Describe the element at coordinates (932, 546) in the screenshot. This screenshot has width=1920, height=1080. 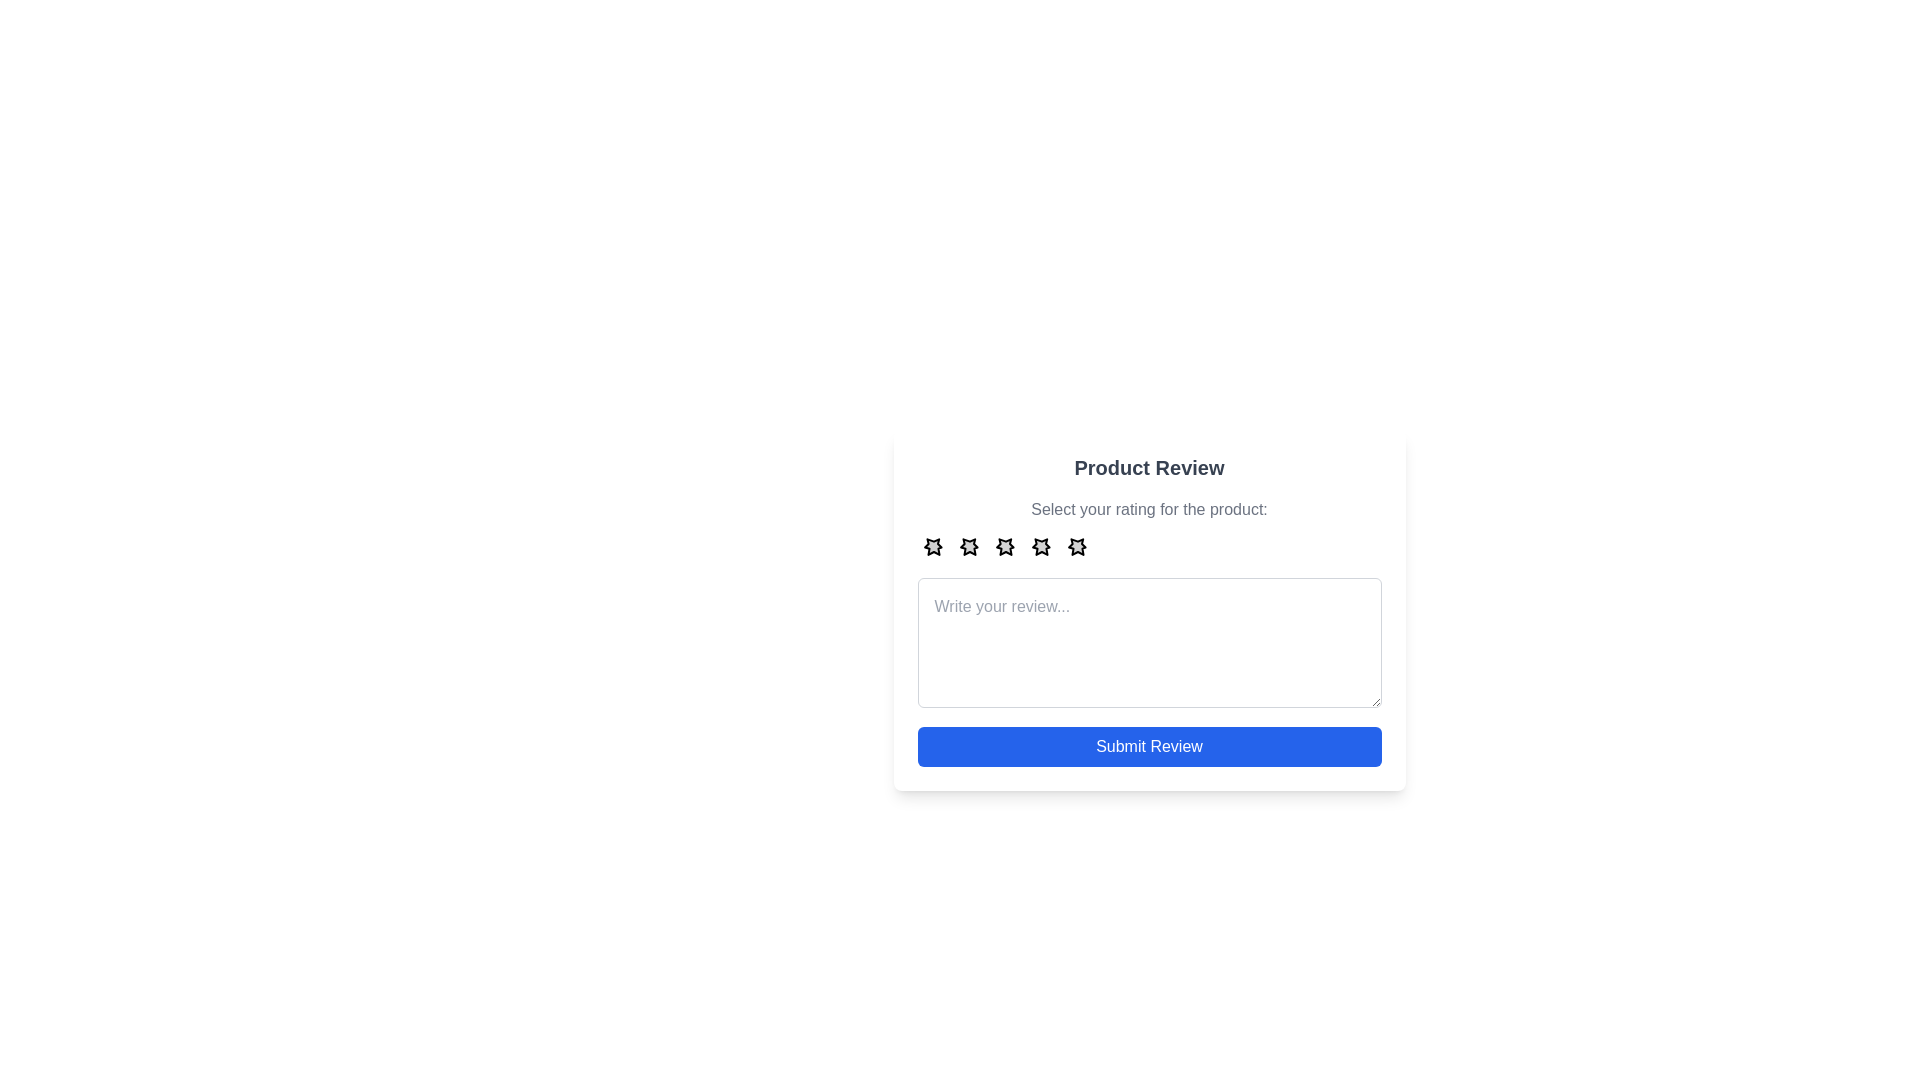
I see `the star representing 1 stars to preview the rating` at that location.